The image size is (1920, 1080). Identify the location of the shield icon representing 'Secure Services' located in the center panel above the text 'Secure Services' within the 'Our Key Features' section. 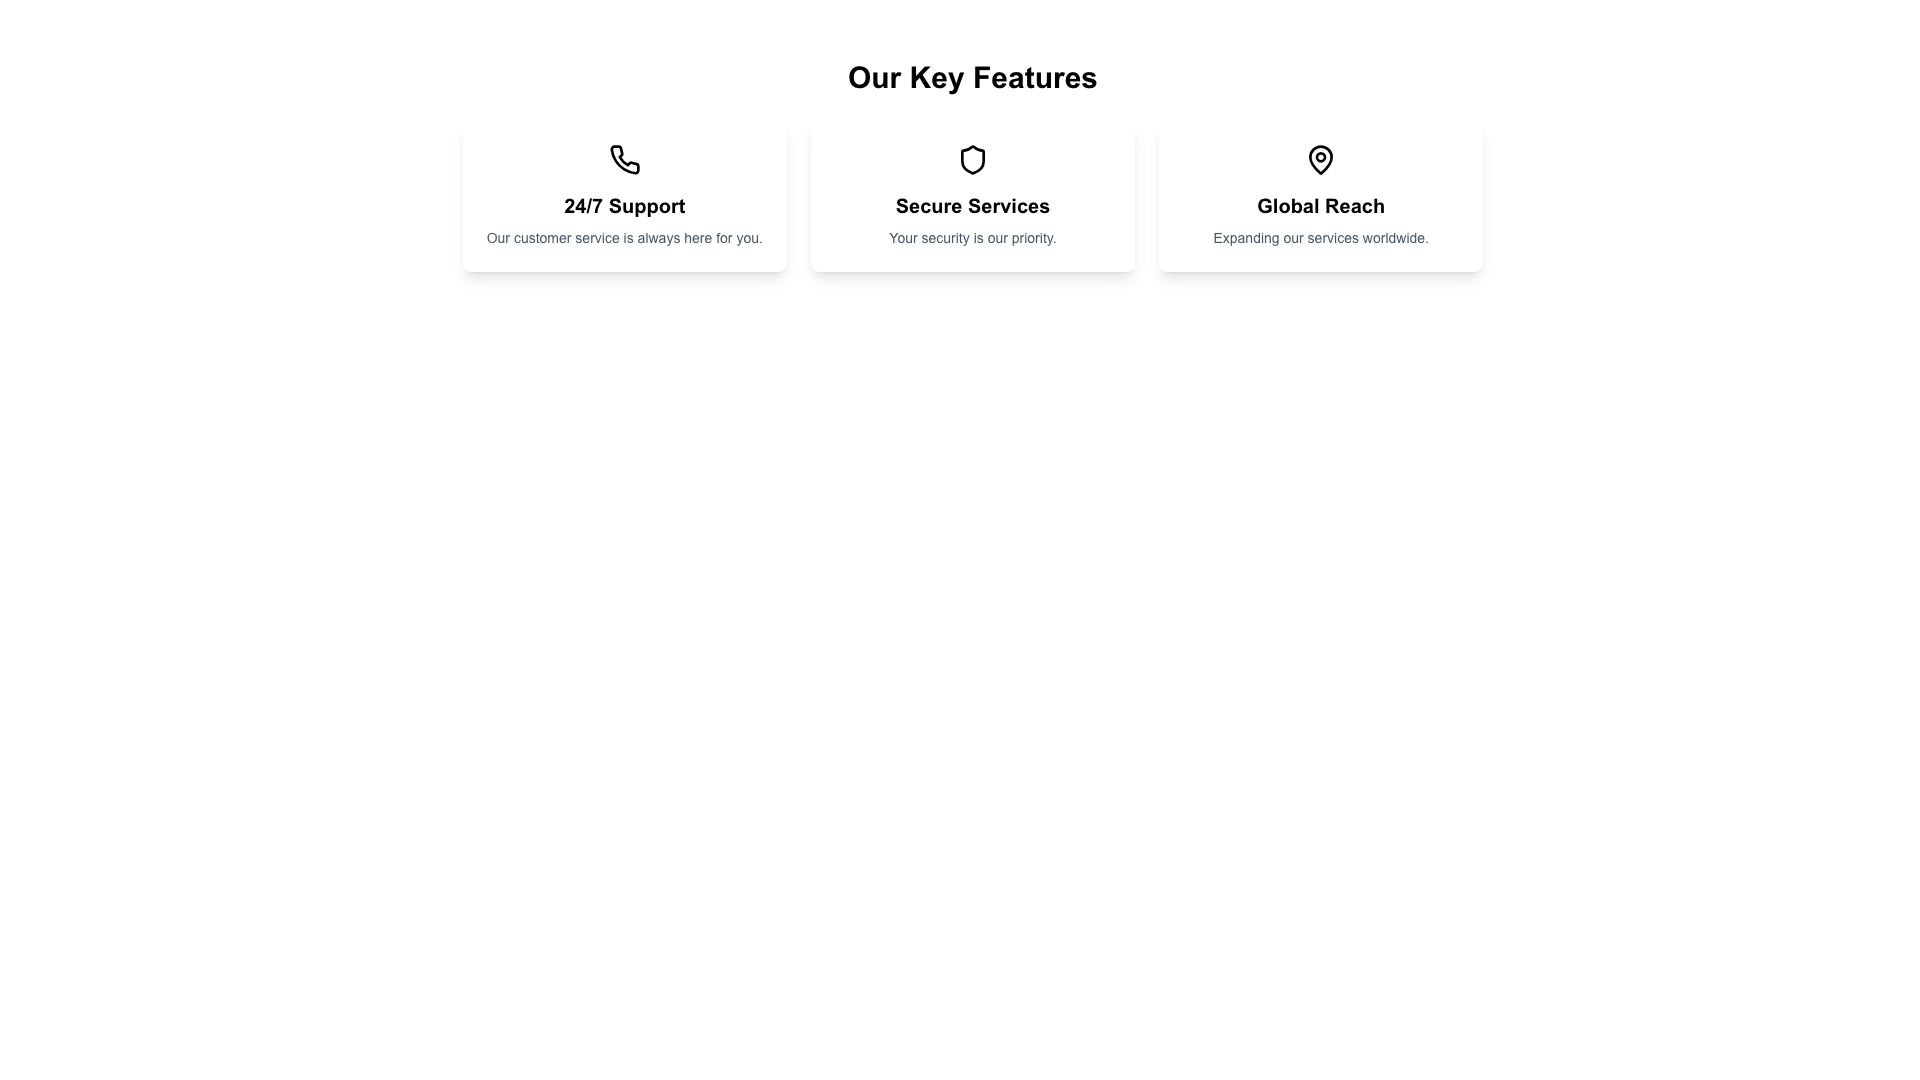
(973, 158).